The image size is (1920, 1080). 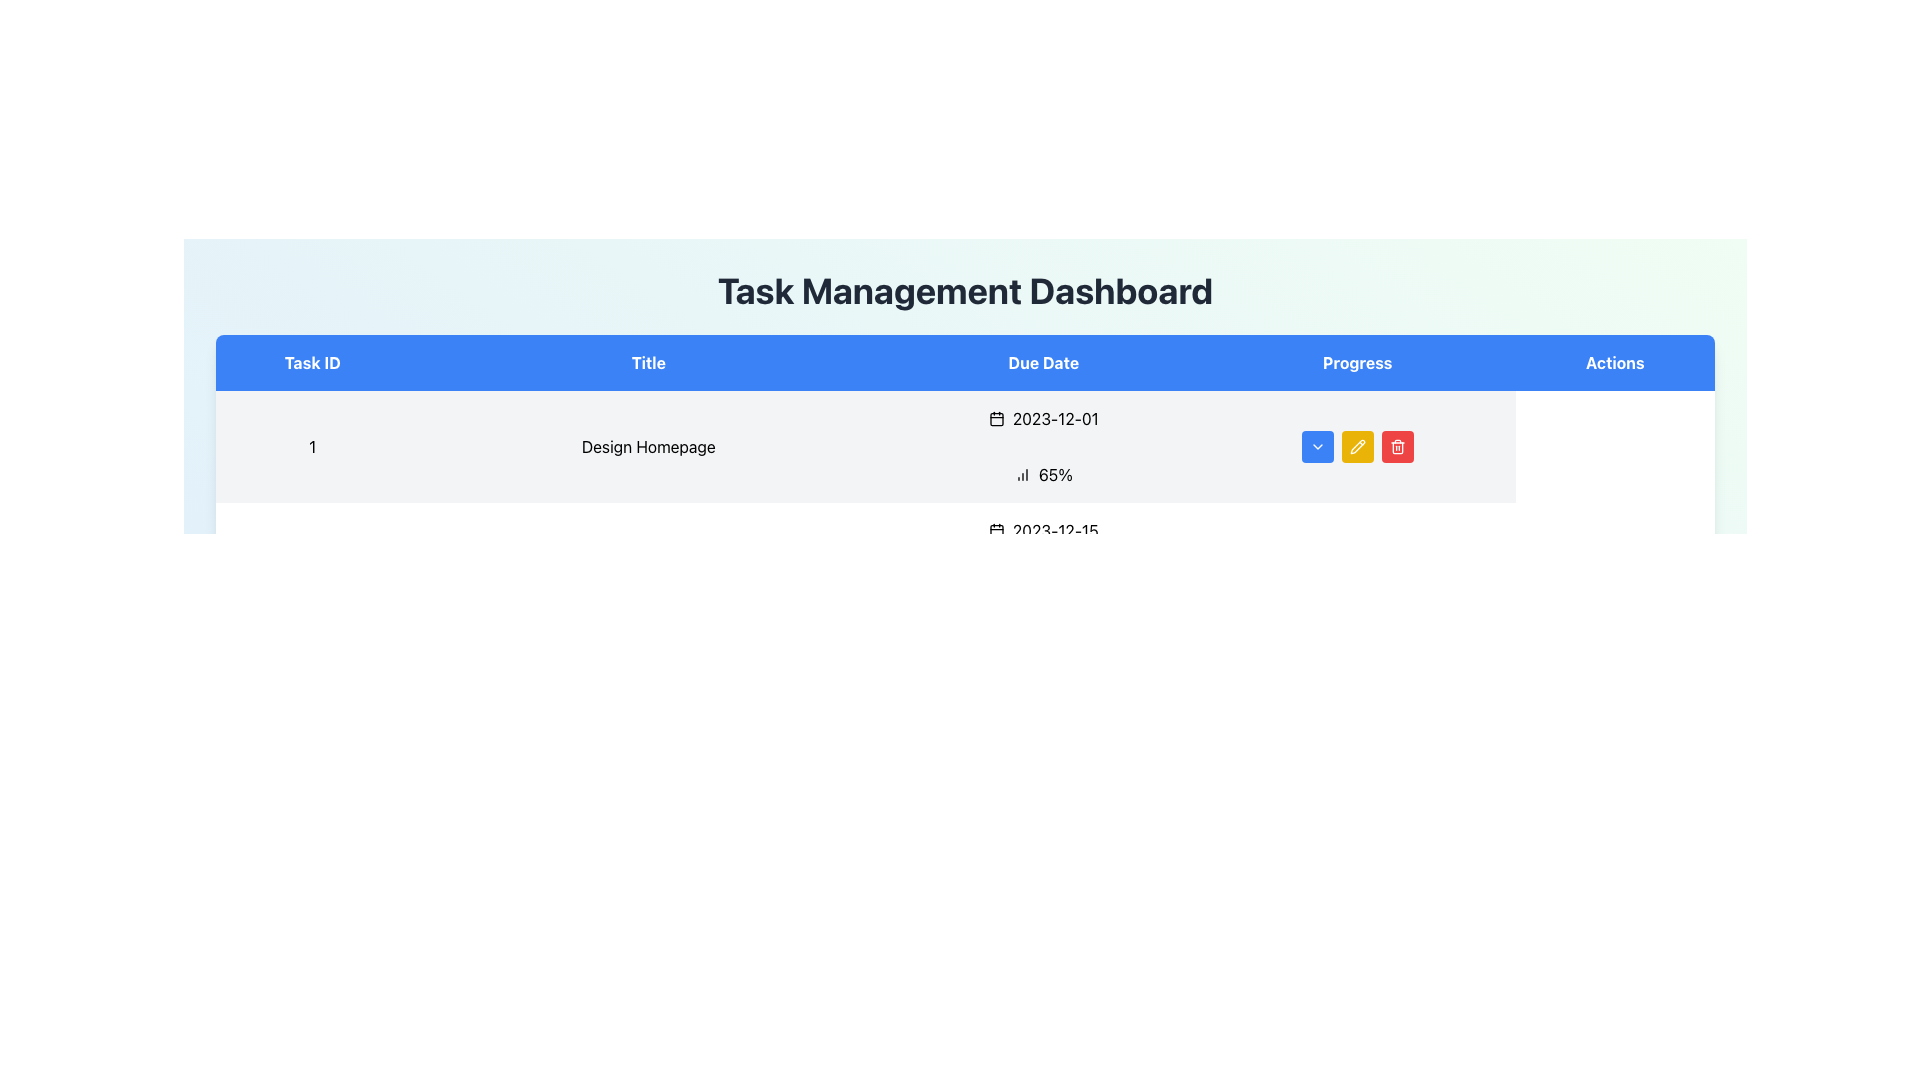 What do you see at coordinates (1396, 446) in the screenshot?
I see `the trash can icon button with a red background in the Actions column of the first row in the task management table` at bounding box center [1396, 446].